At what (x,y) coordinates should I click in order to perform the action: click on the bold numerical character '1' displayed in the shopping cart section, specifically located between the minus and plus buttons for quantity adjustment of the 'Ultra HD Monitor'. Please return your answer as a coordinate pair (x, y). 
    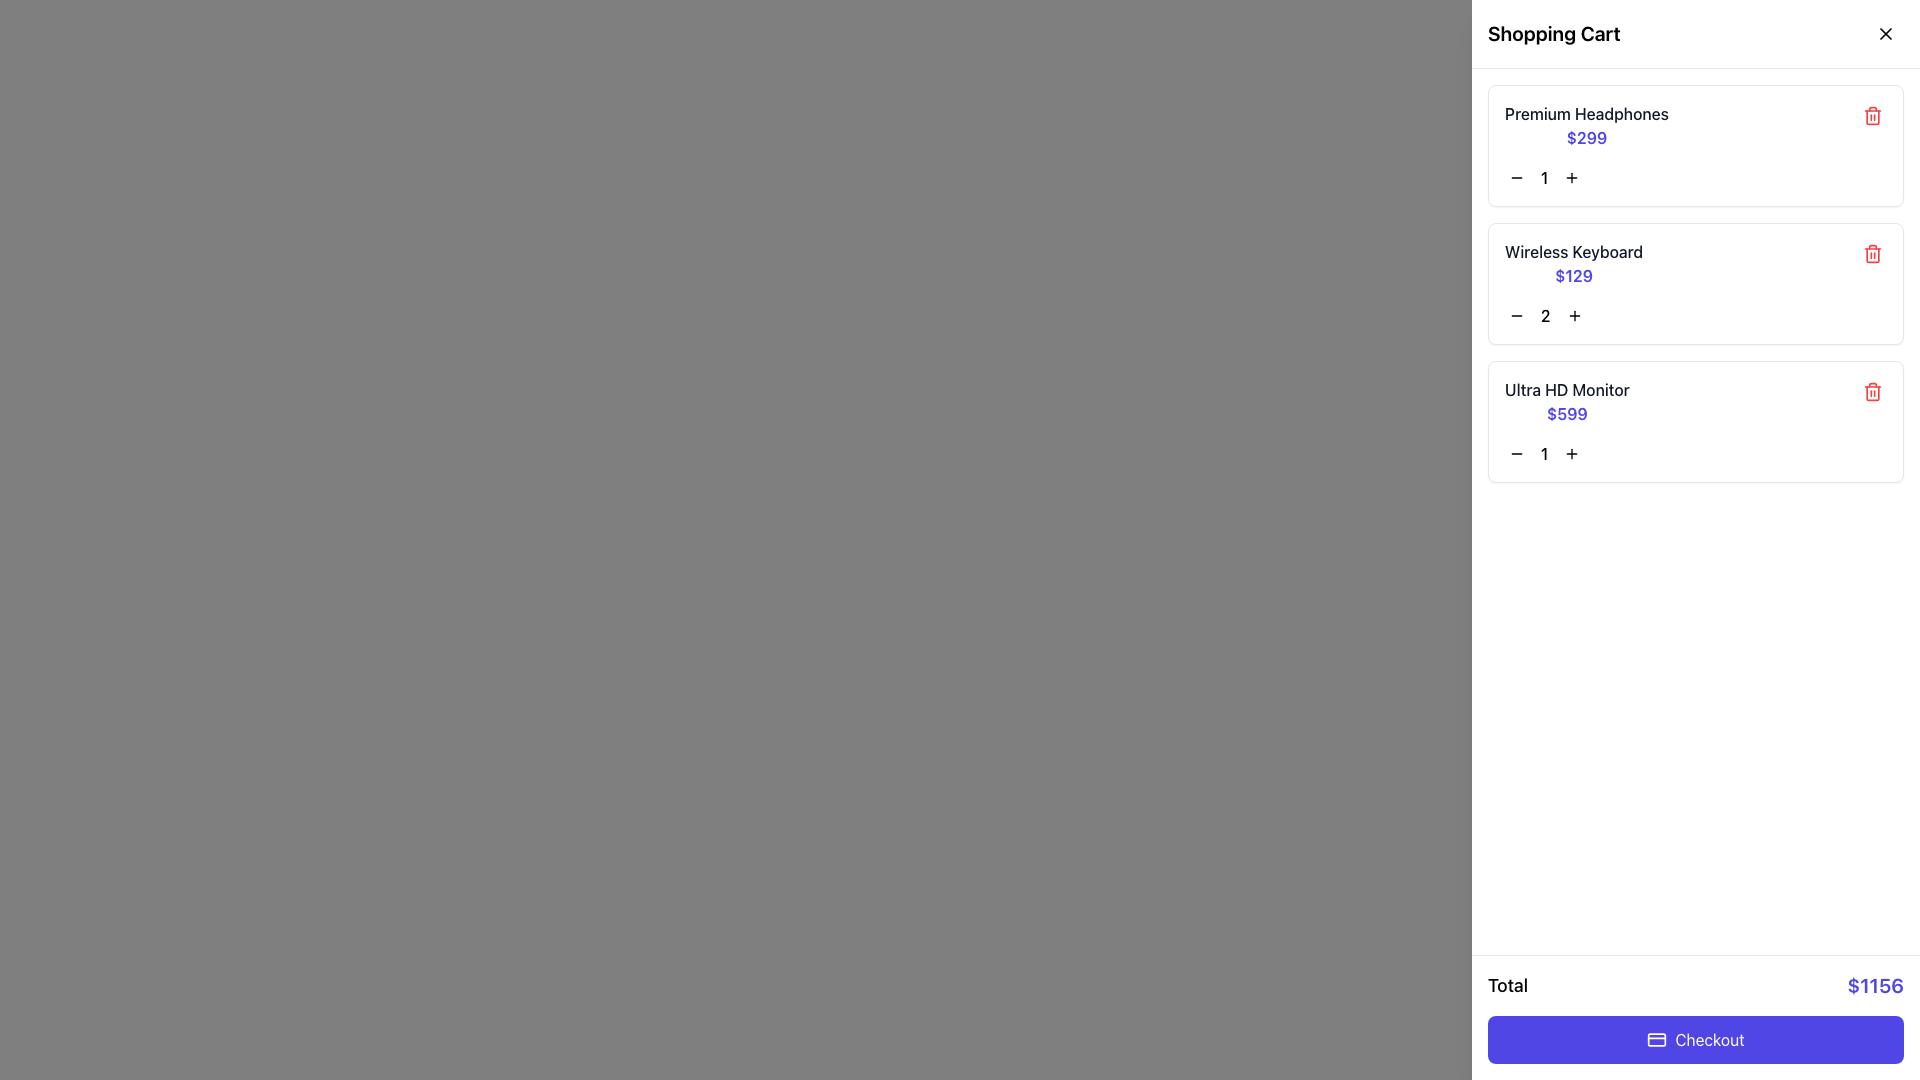
    Looking at the image, I should click on (1543, 176).